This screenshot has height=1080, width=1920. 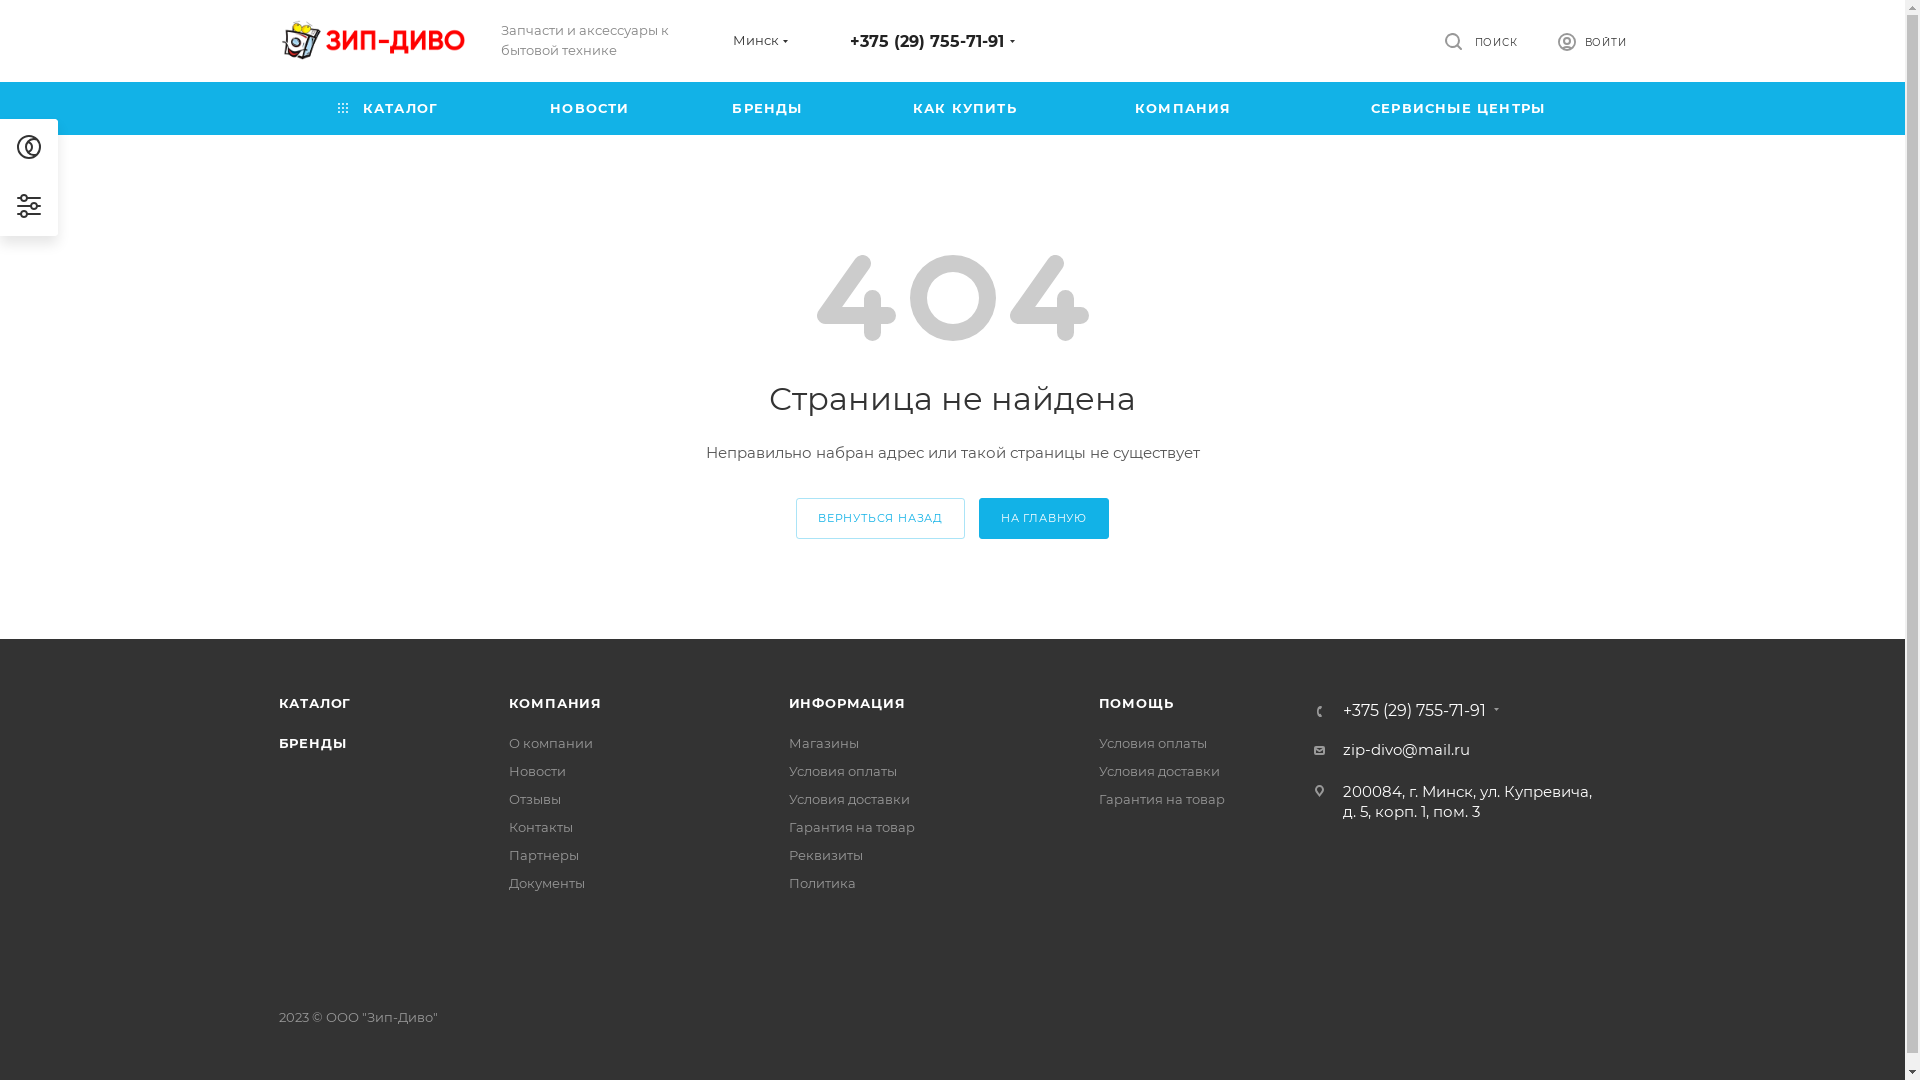 I want to click on 'zip-divo@mail.ru', so click(x=1404, y=749).